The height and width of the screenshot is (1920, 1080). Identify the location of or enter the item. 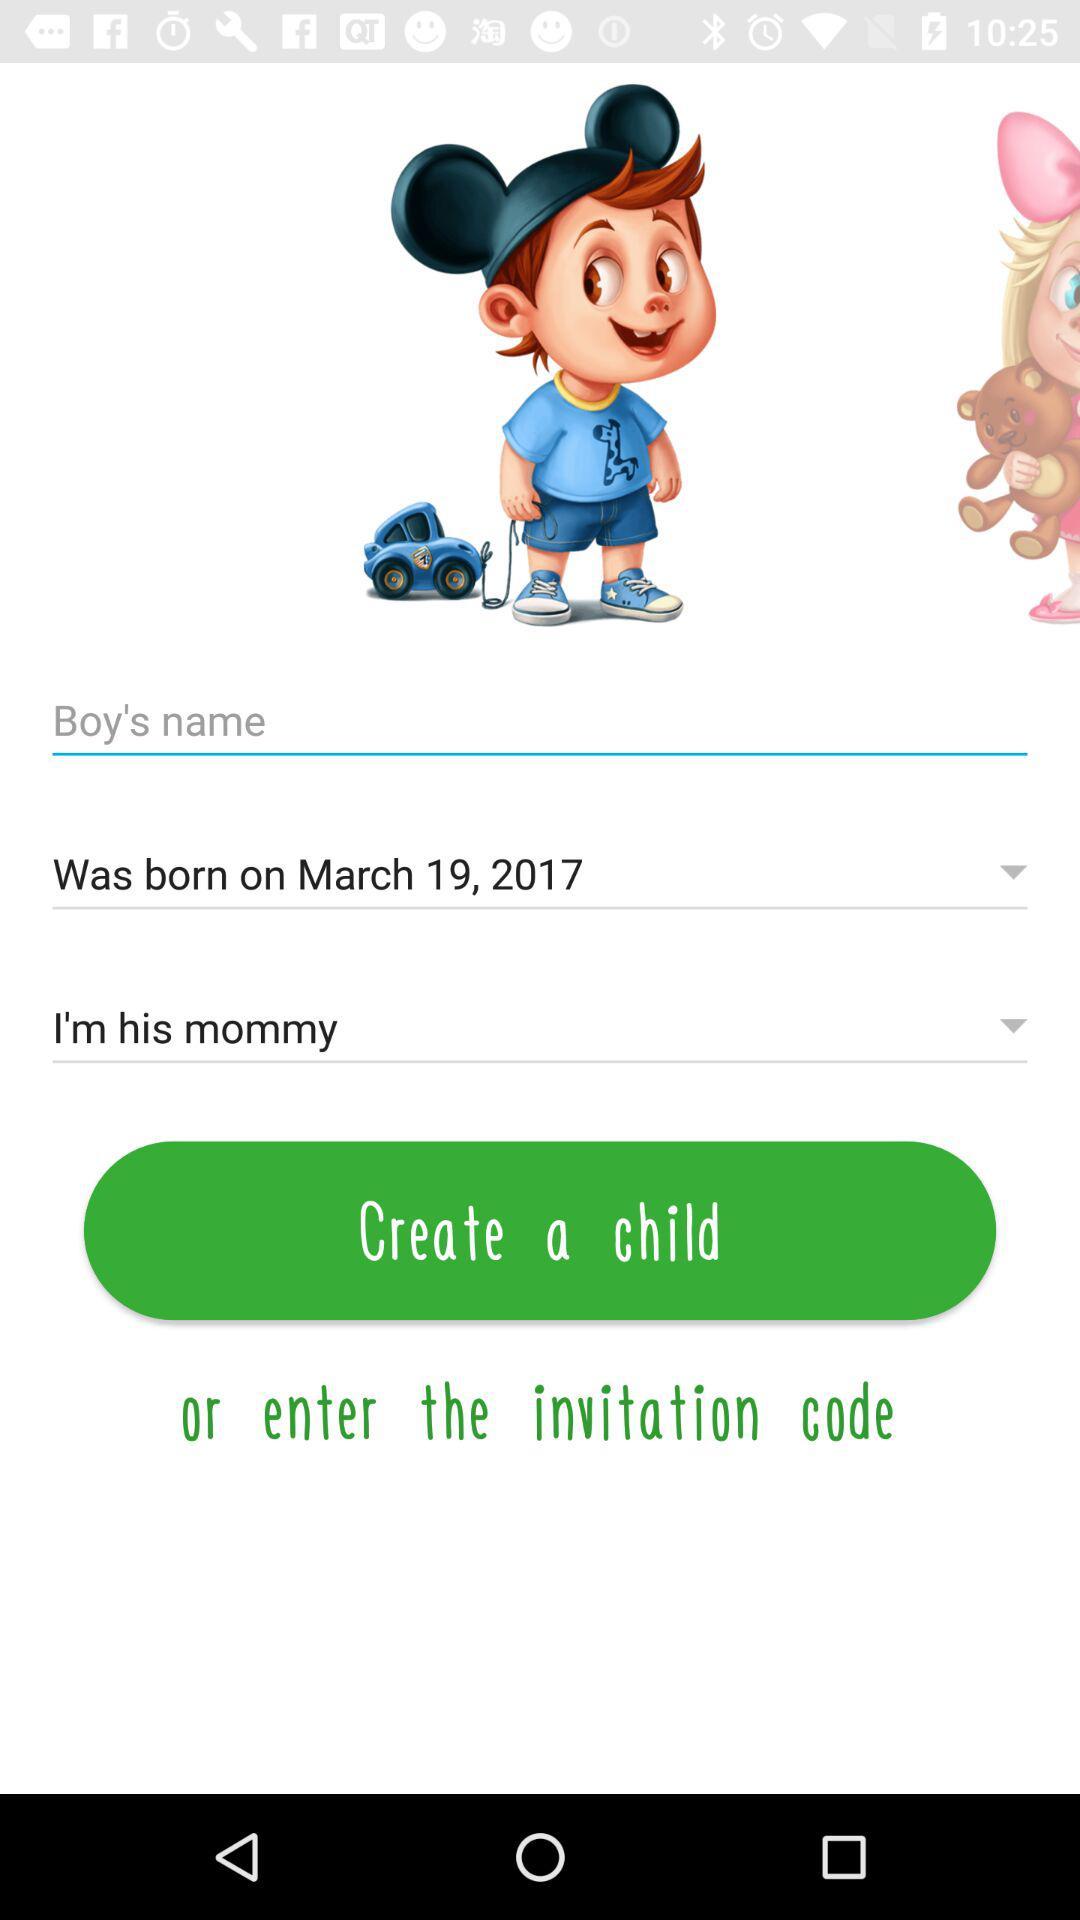
(540, 1409).